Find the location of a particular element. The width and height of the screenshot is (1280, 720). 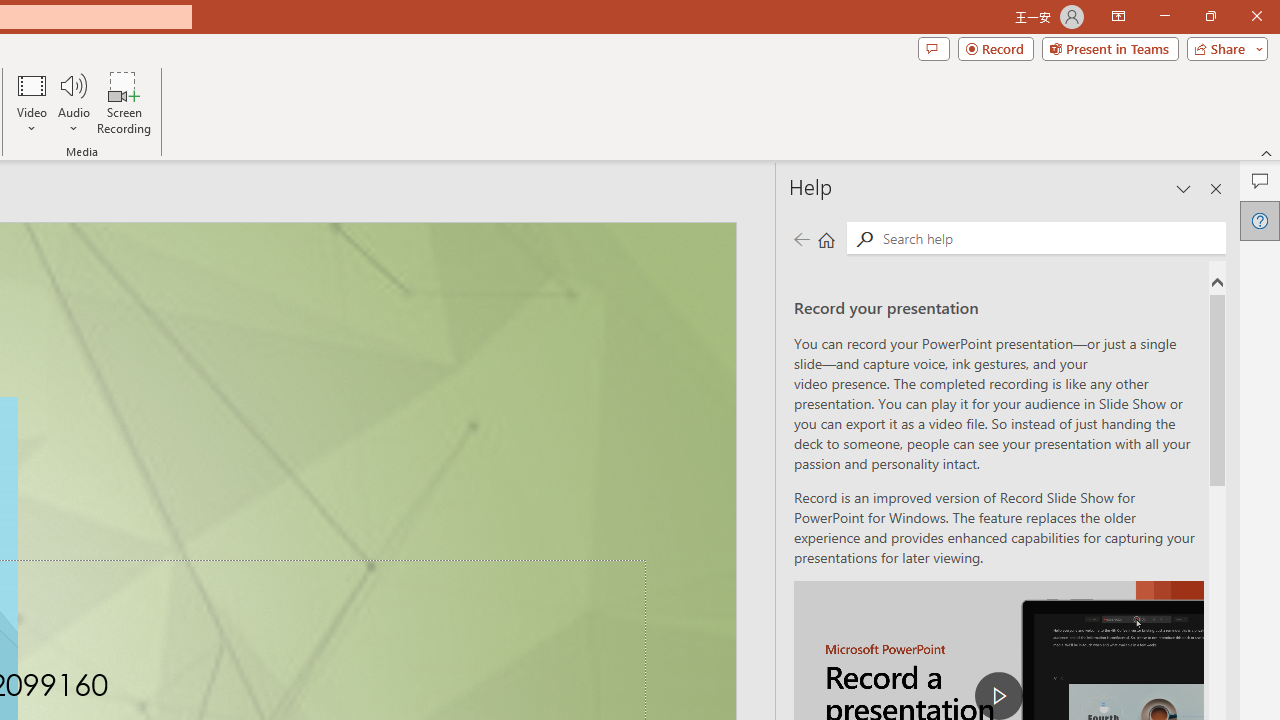

'Restore Down' is located at coordinates (1209, 16).